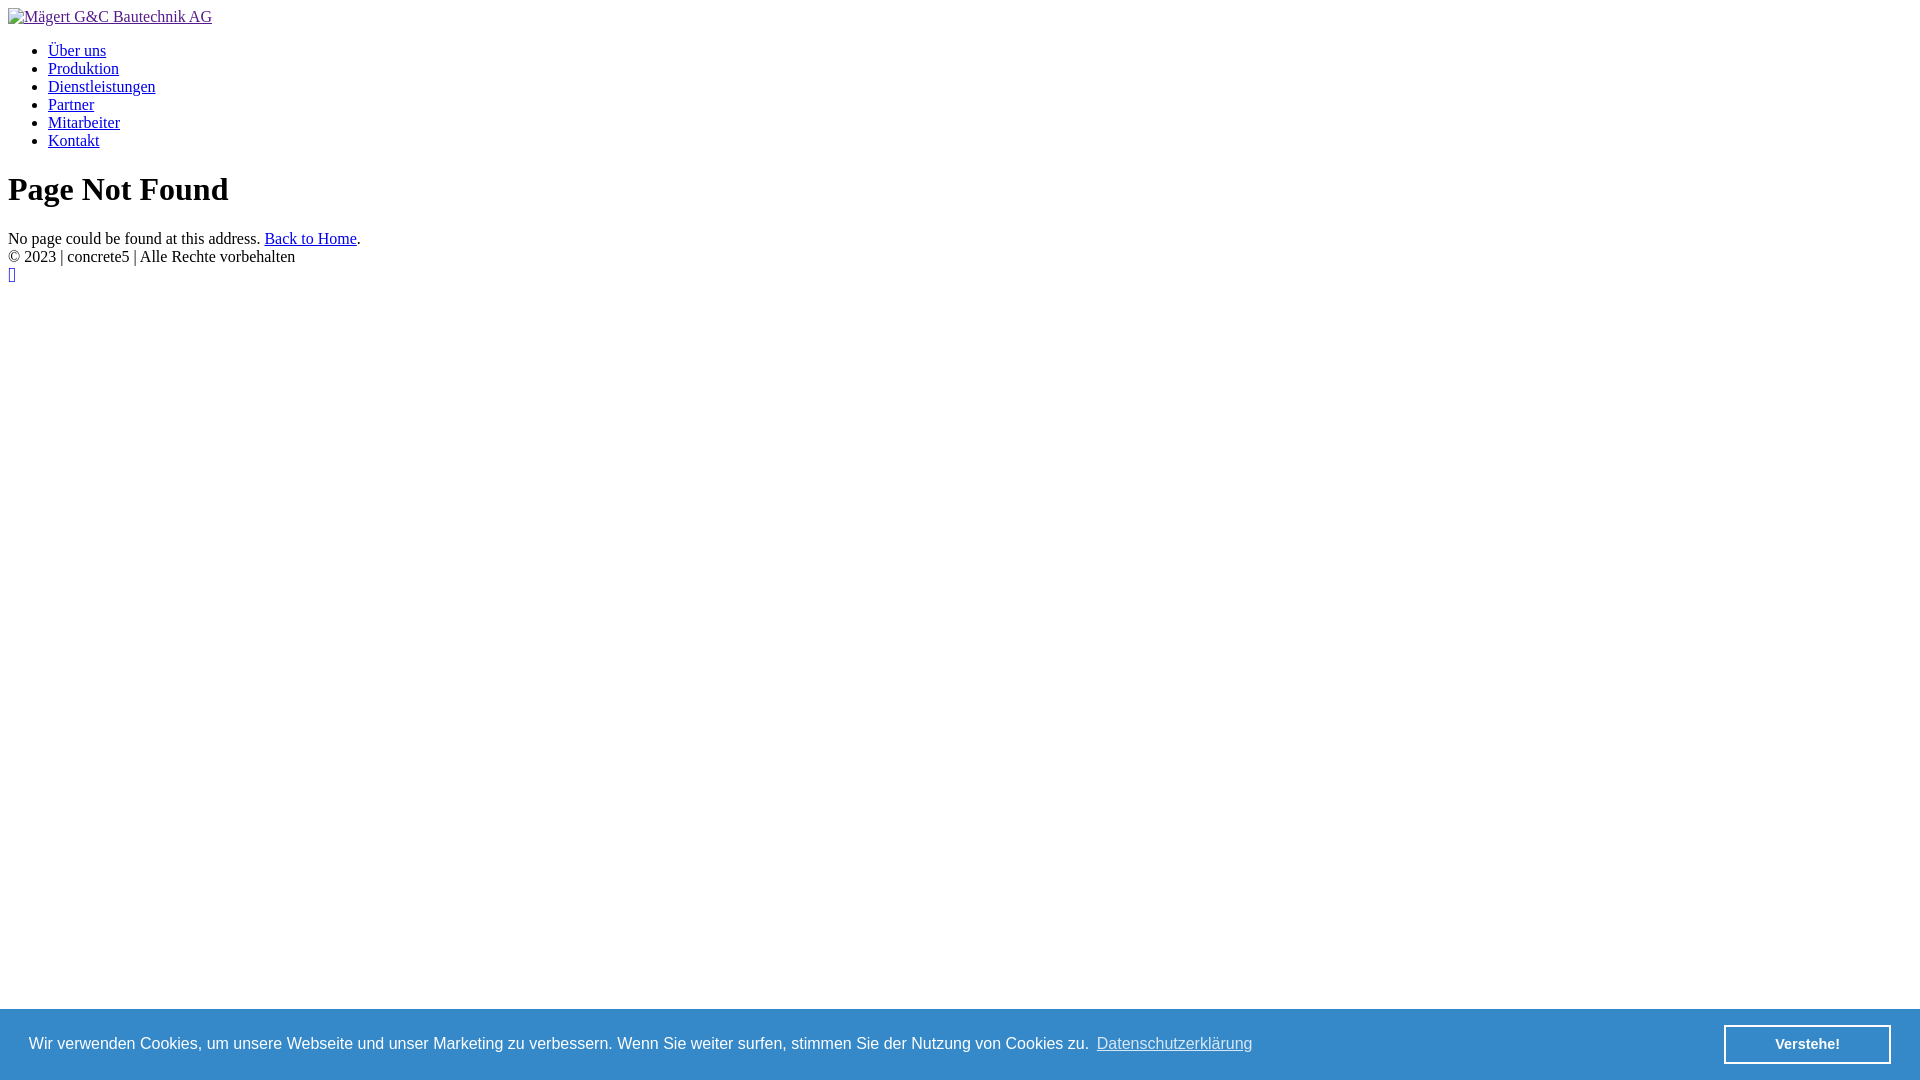 The width and height of the screenshot is (1920, 1080). I want to click on 'Produktion', so click(82, 67).